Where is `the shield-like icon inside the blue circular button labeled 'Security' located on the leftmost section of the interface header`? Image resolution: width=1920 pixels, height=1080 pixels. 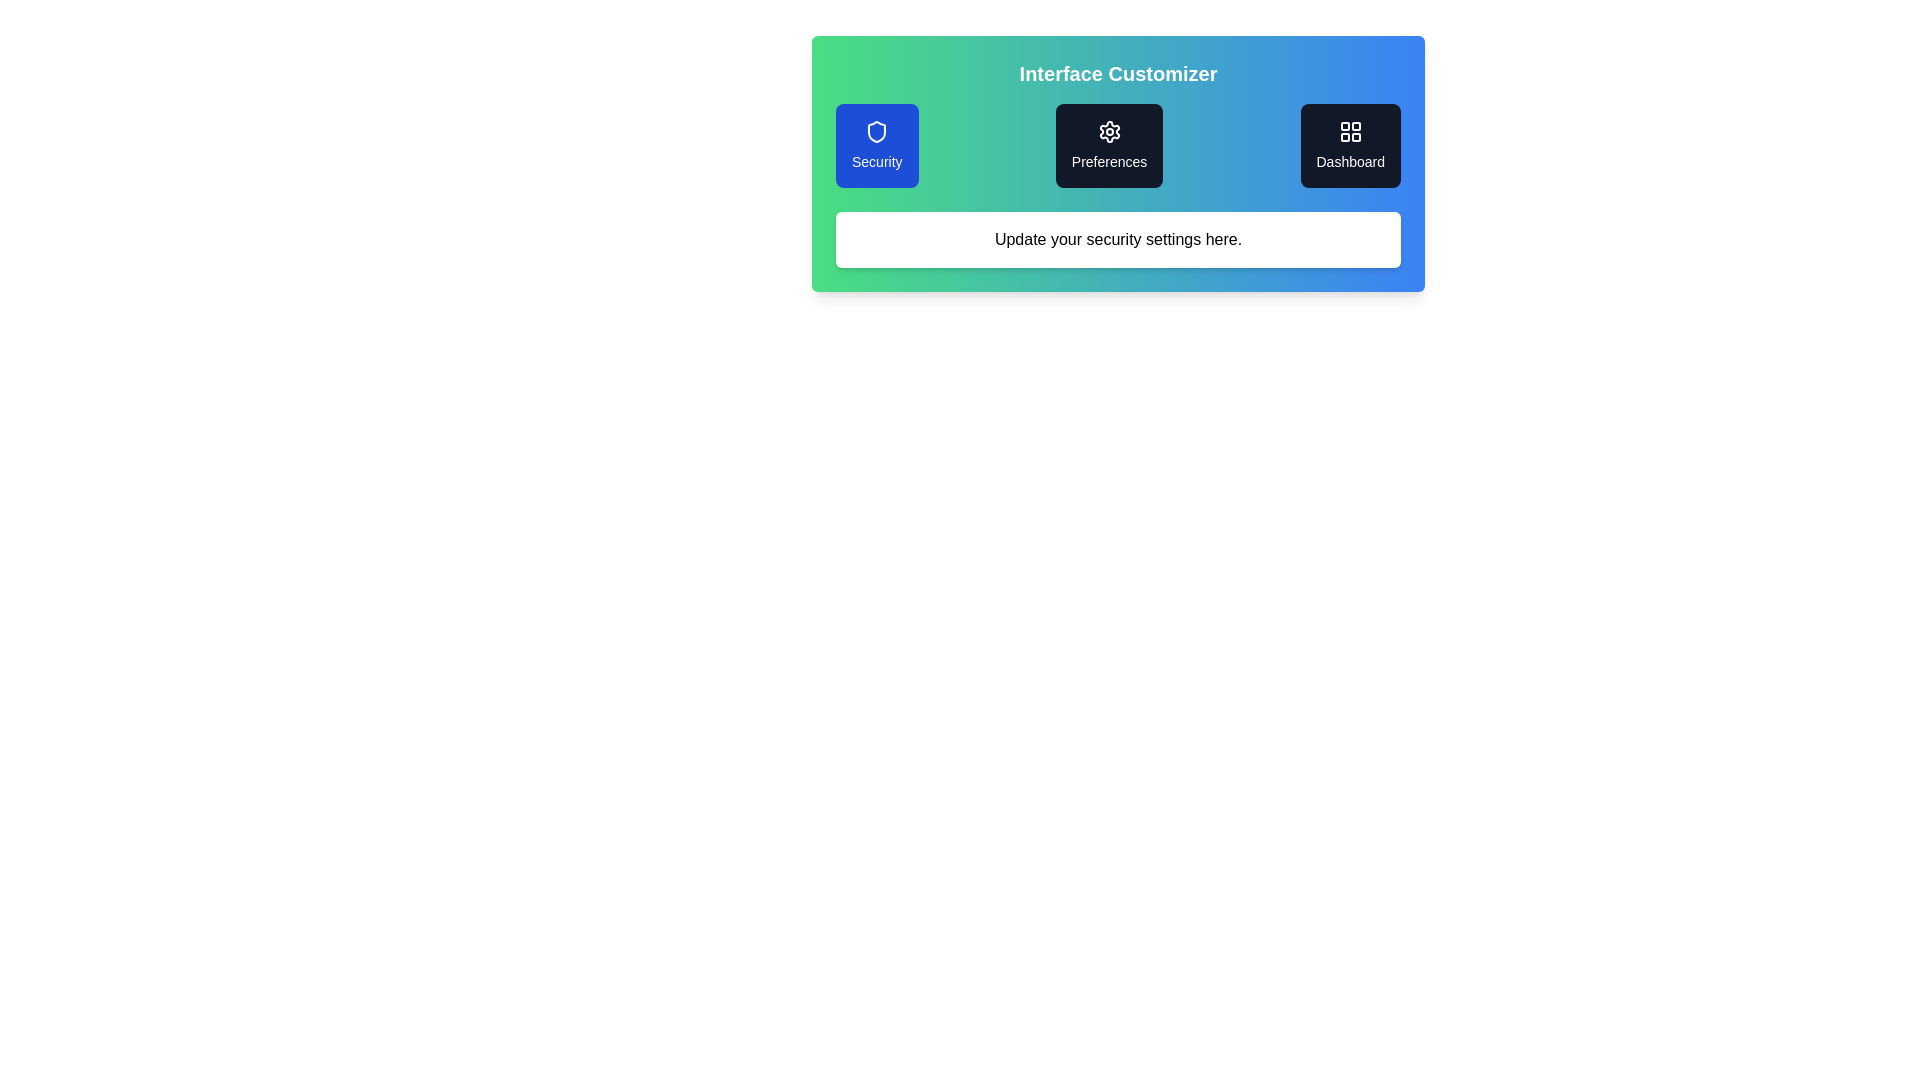 the shield-like icon inside the blue circular button labeled 'Security' located on the leftmost section of the interface header is located at coordinates (877, 131).